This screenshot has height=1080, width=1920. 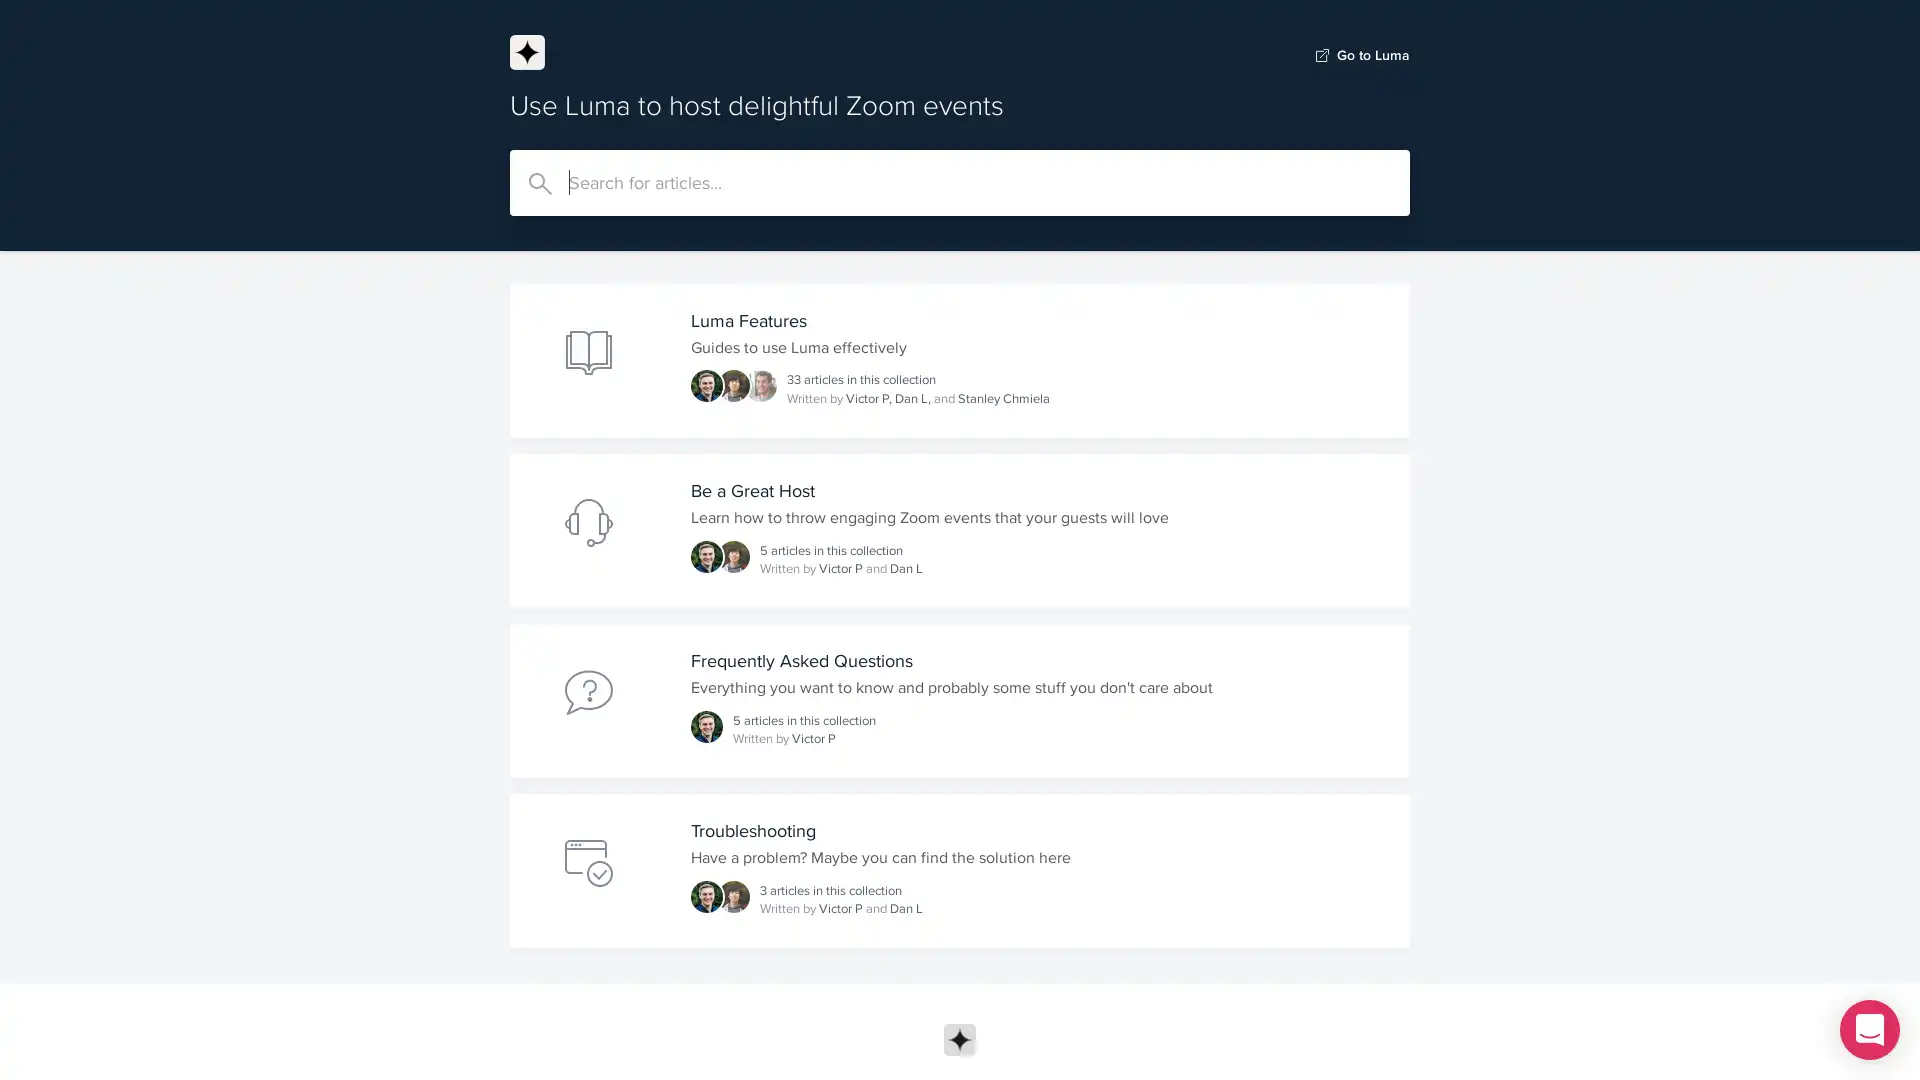 I want to click on Open Intercom Messenger, so click(x=1869, y=1029).